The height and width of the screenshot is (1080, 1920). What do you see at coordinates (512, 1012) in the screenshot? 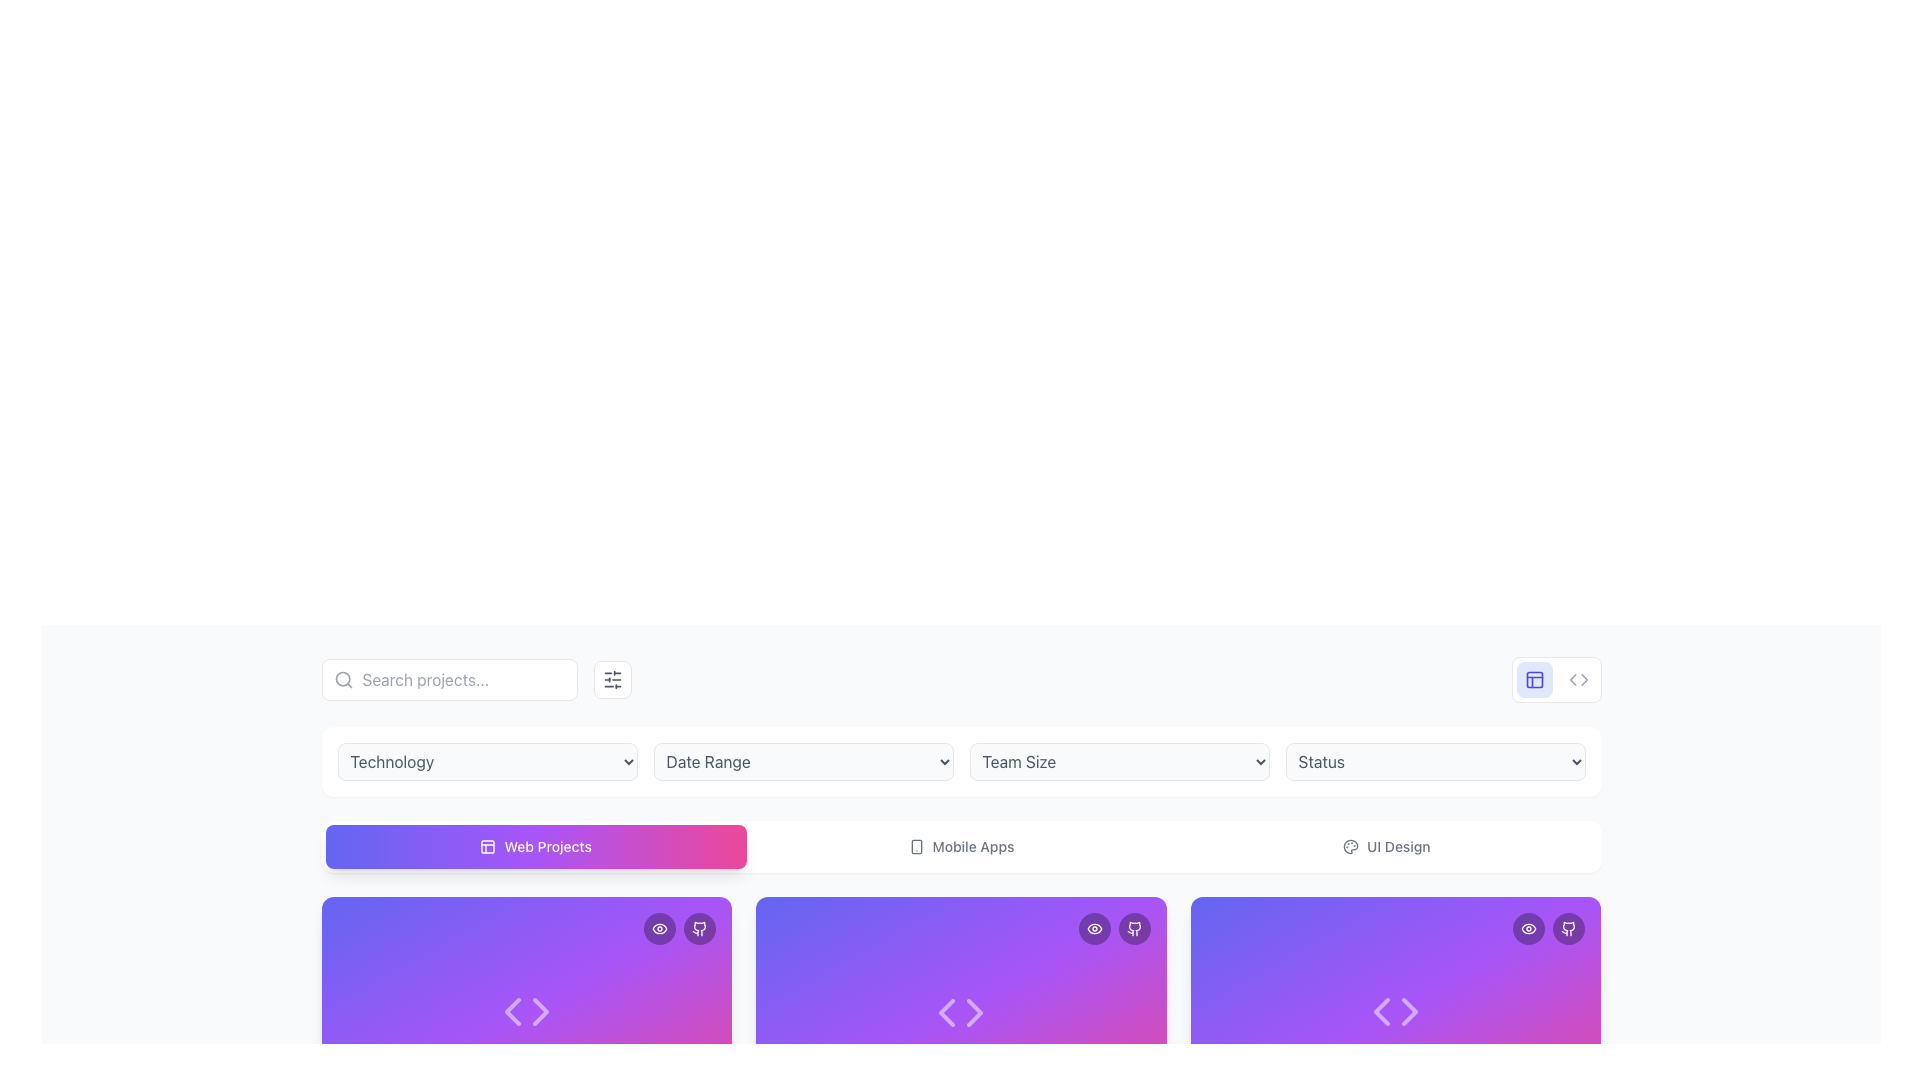
I see `the backward navigation button located at the left section of the bottom card, which is the first of two chevron arrows for navigating to previous items` at bounding box center [512, 1012].